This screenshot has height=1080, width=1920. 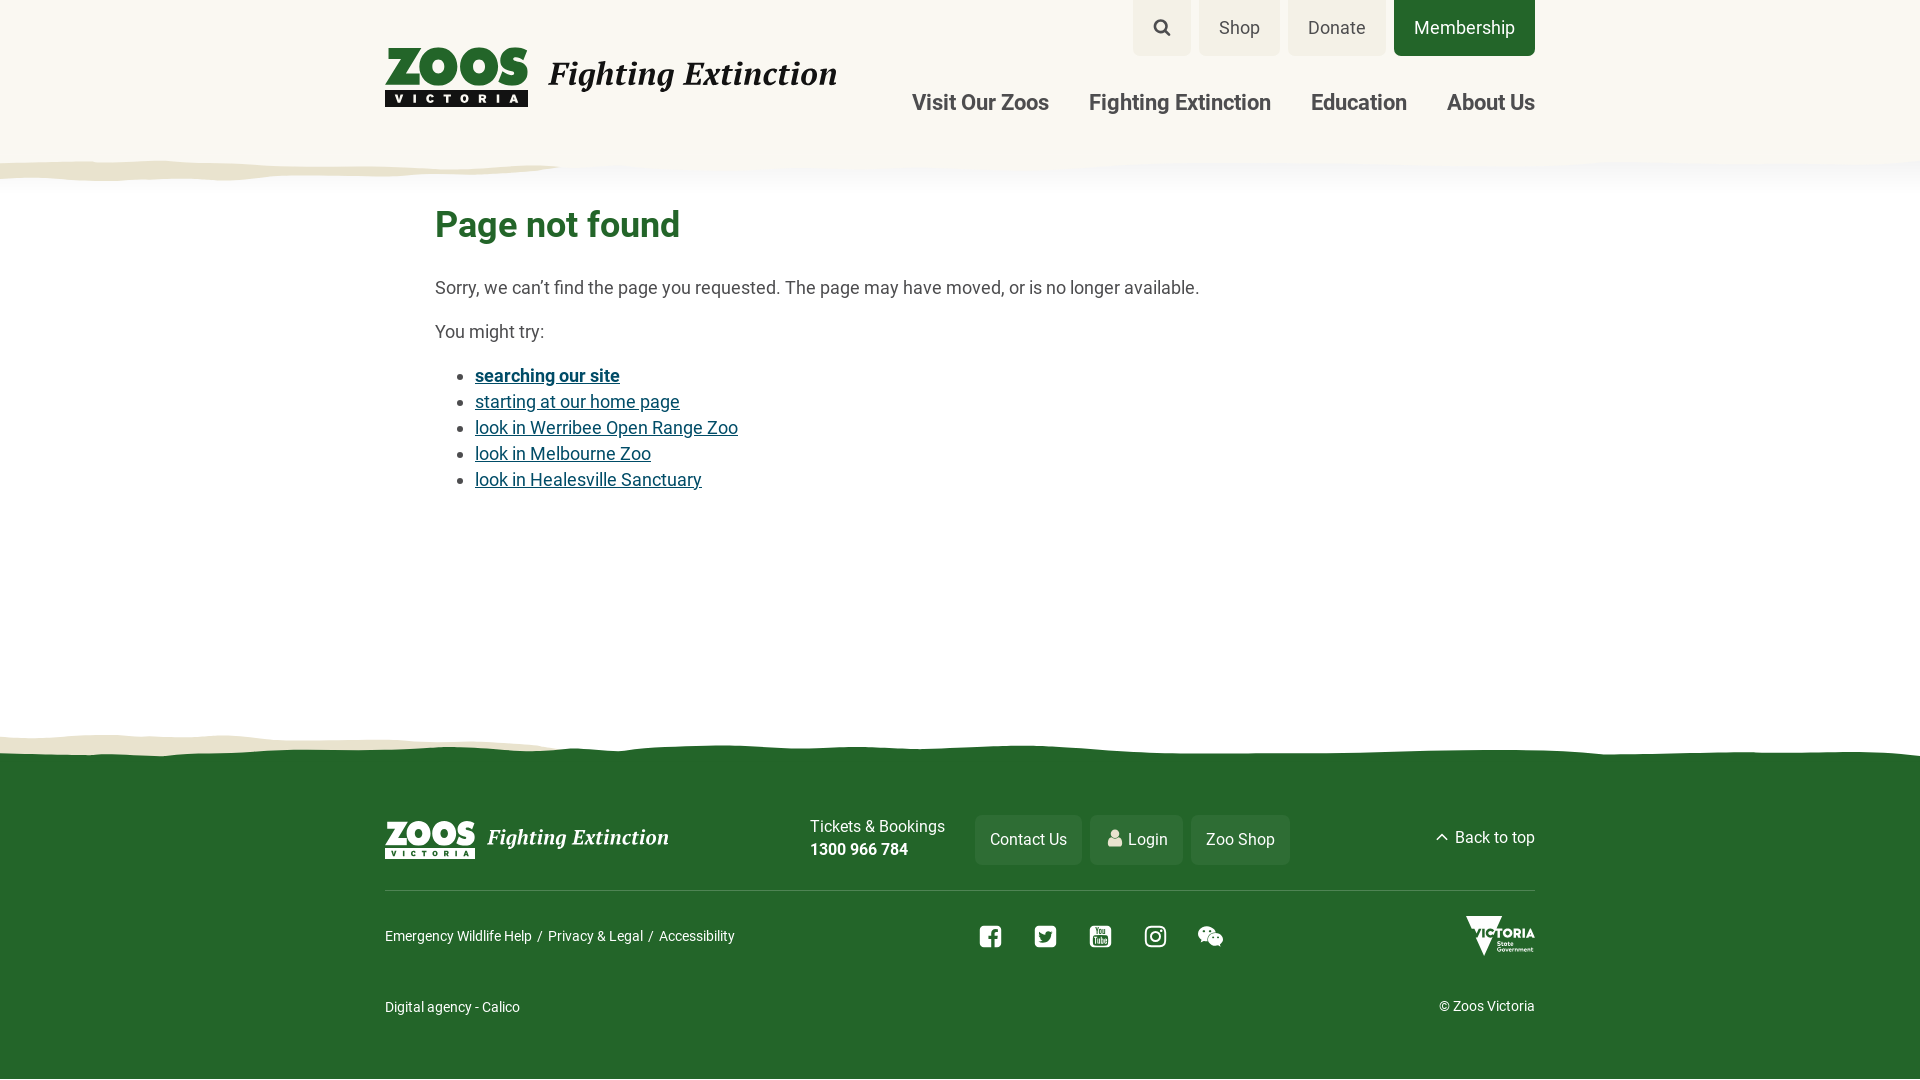 I want to click on 'searching our site', so click(x=547, y=375).